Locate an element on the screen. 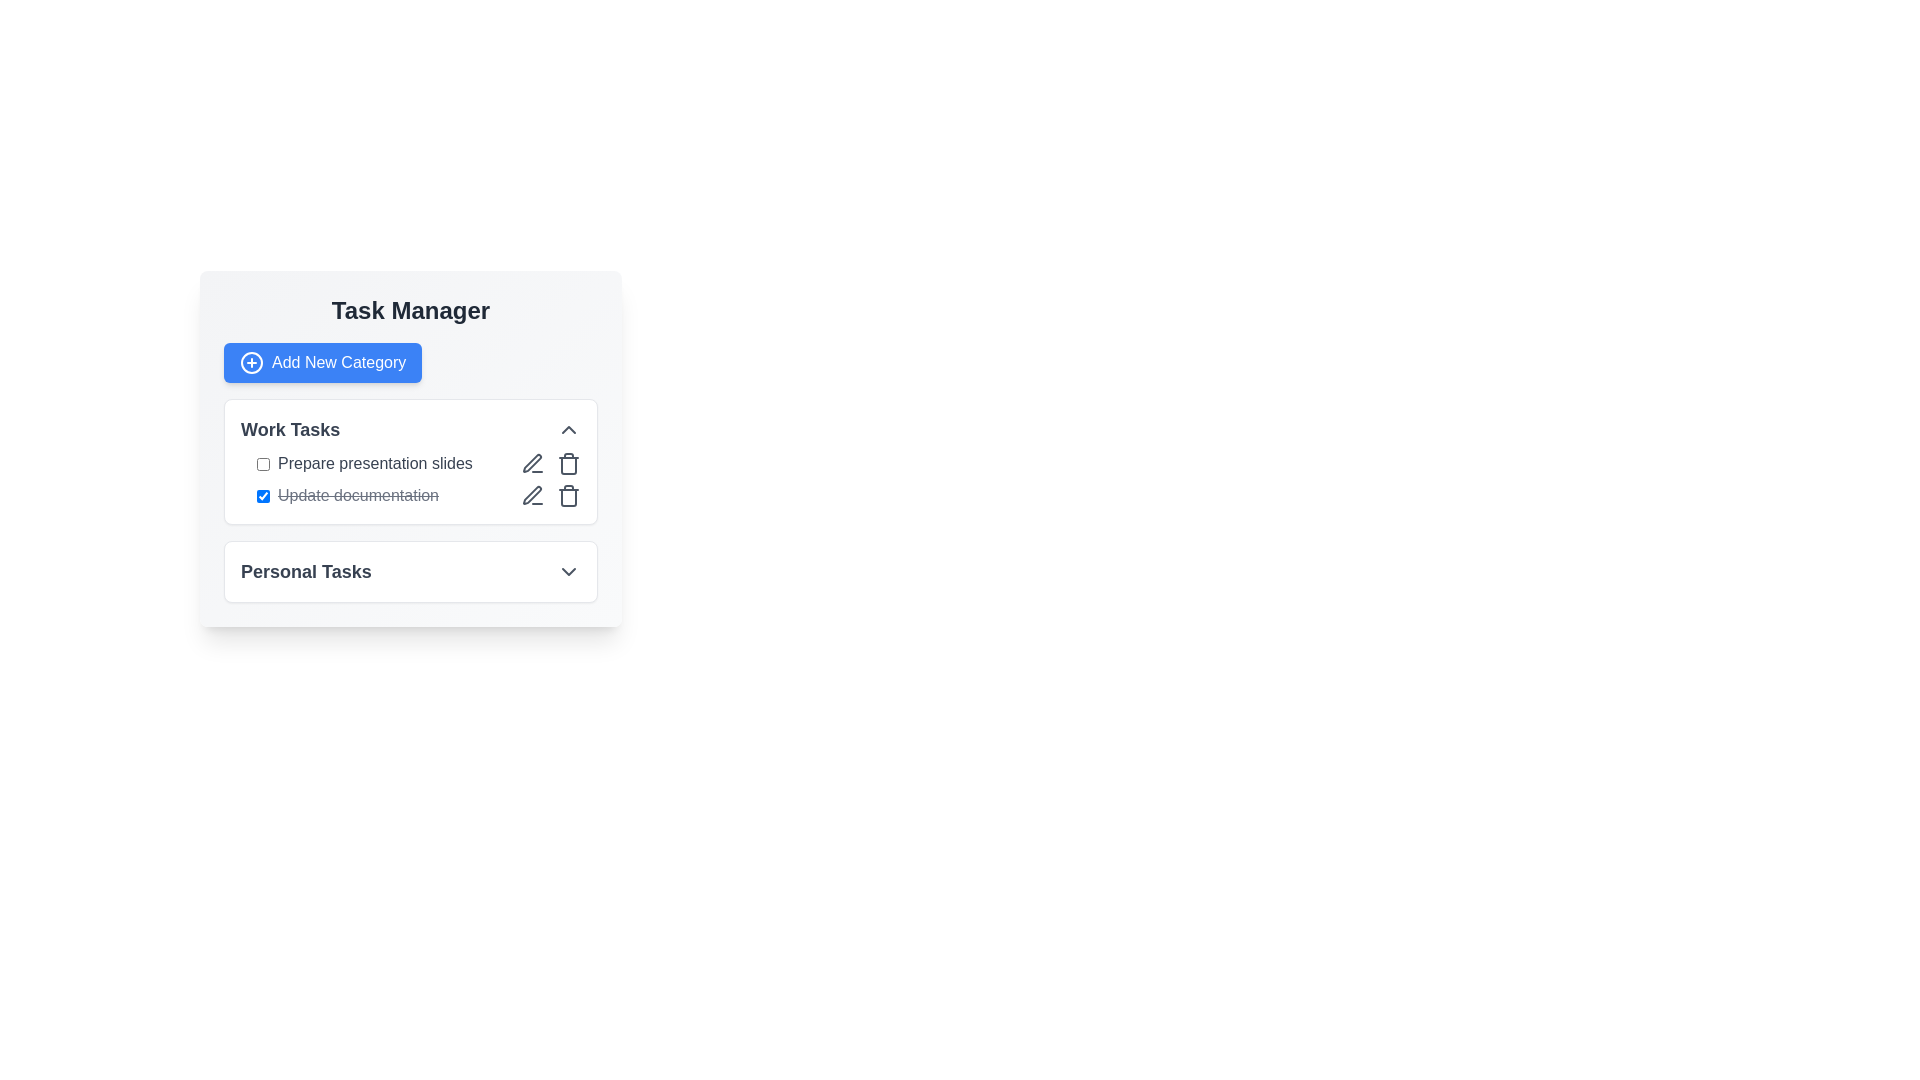 This screenshot has width=1920, height=1080. the downward arrow icon located to the right of the 'Personal Tasks' label is located at coordinates (568, 571).